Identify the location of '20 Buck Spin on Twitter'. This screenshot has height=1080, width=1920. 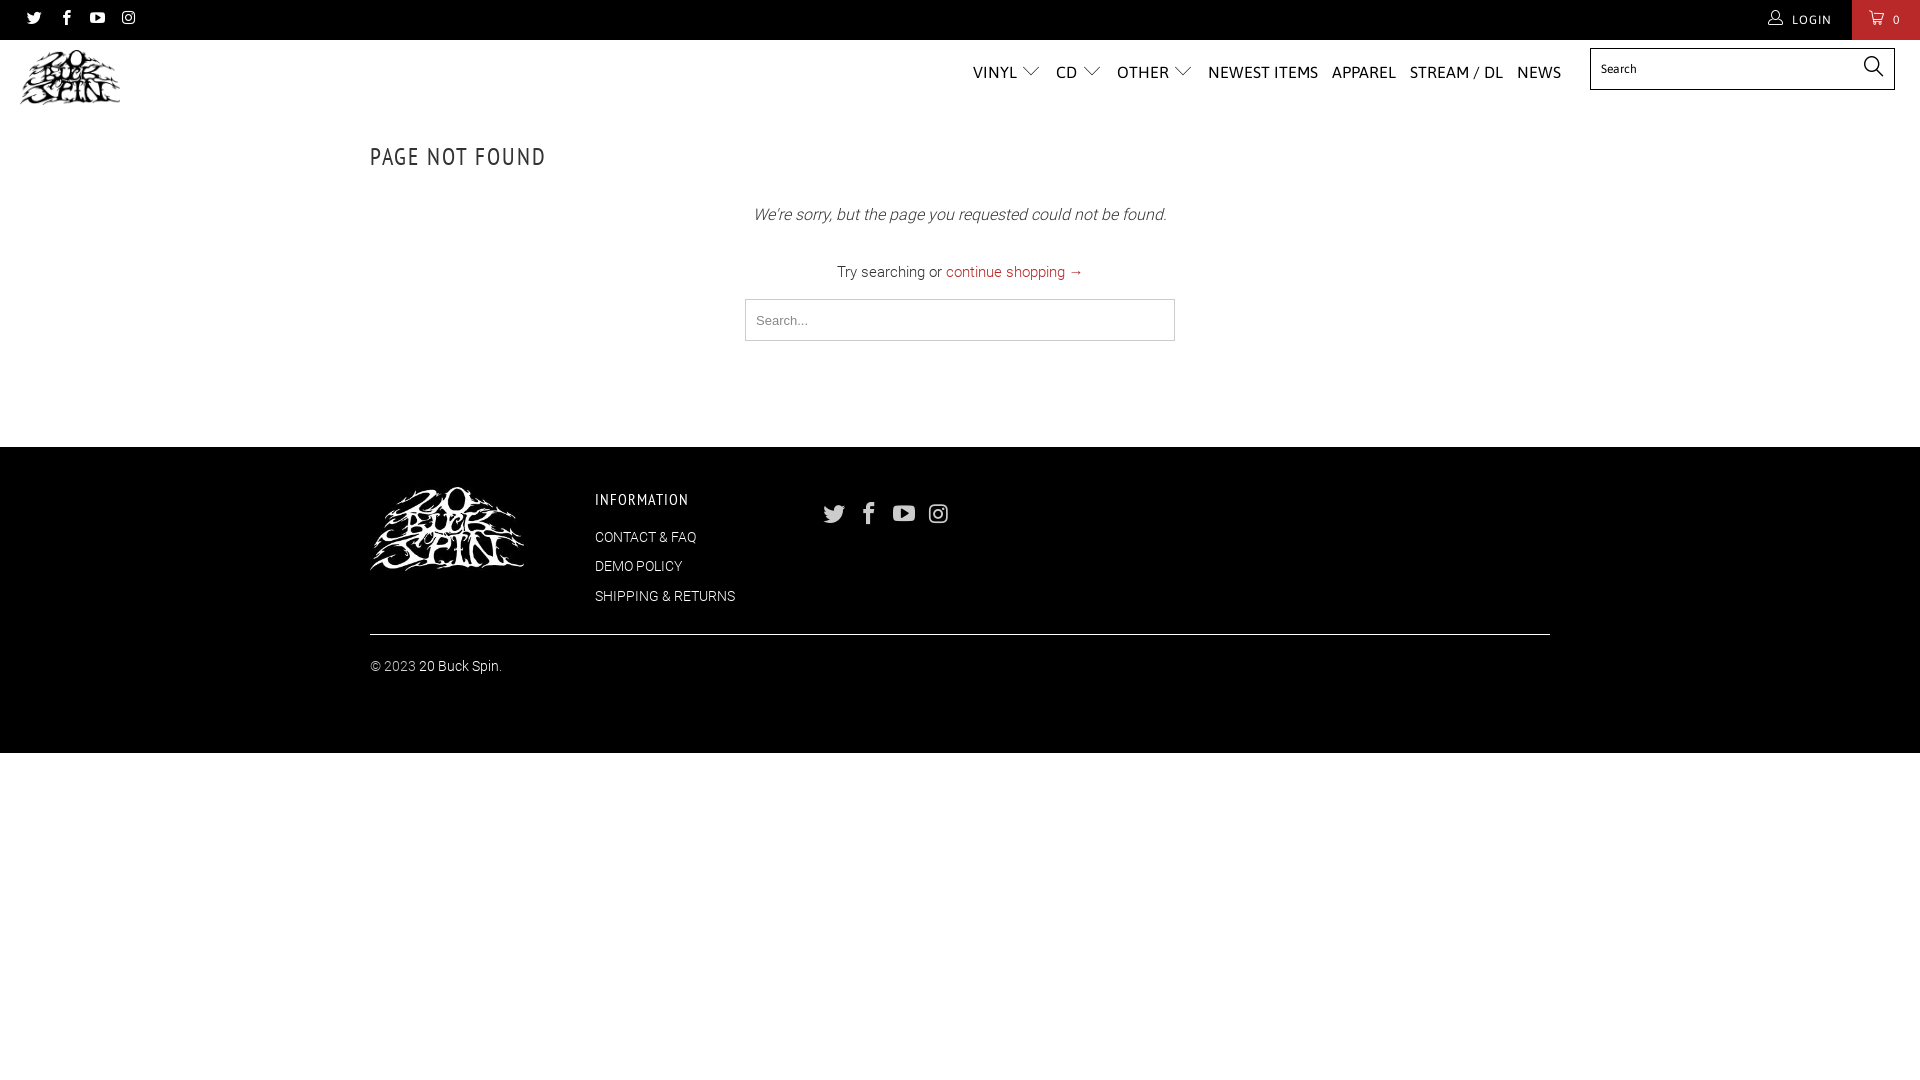
(33, 19).